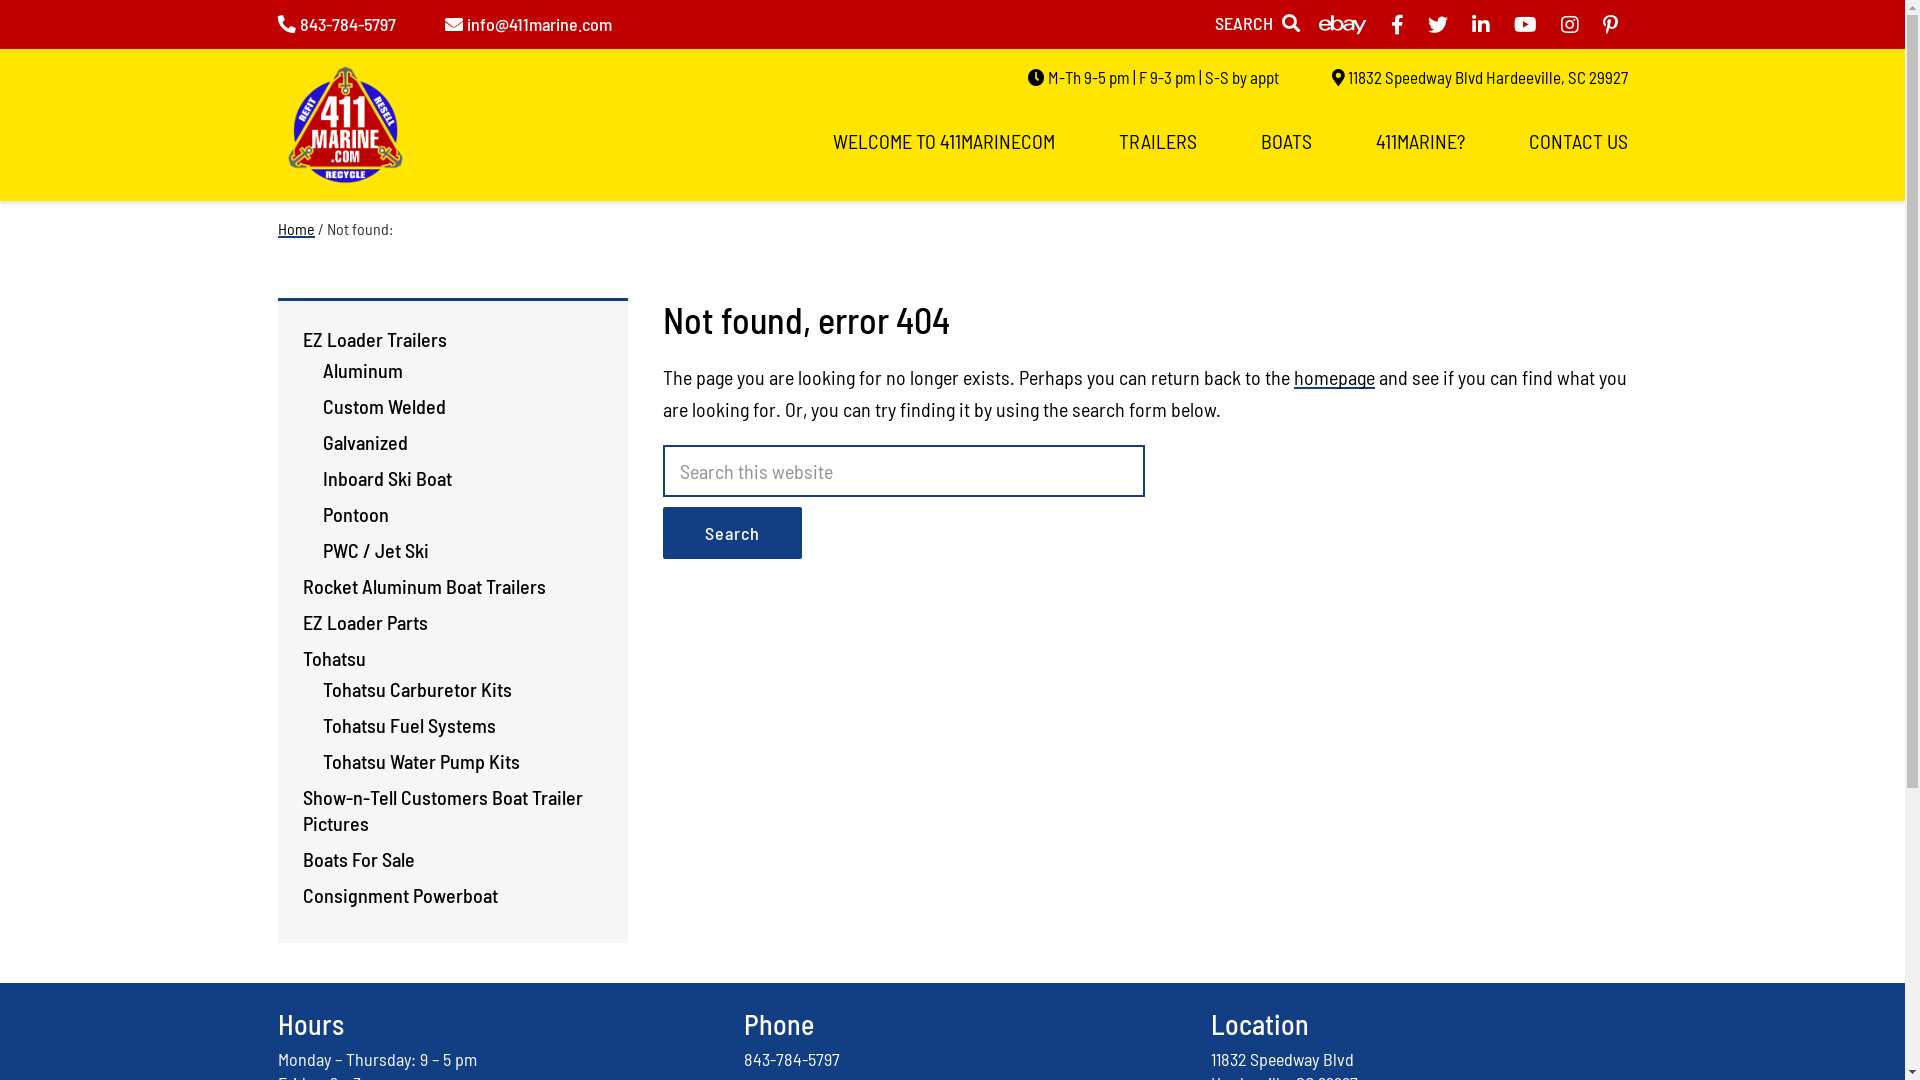  Describe the element at coordinates (358, 858) in the screenshot. I see `'Boats For Sale'` at that location.